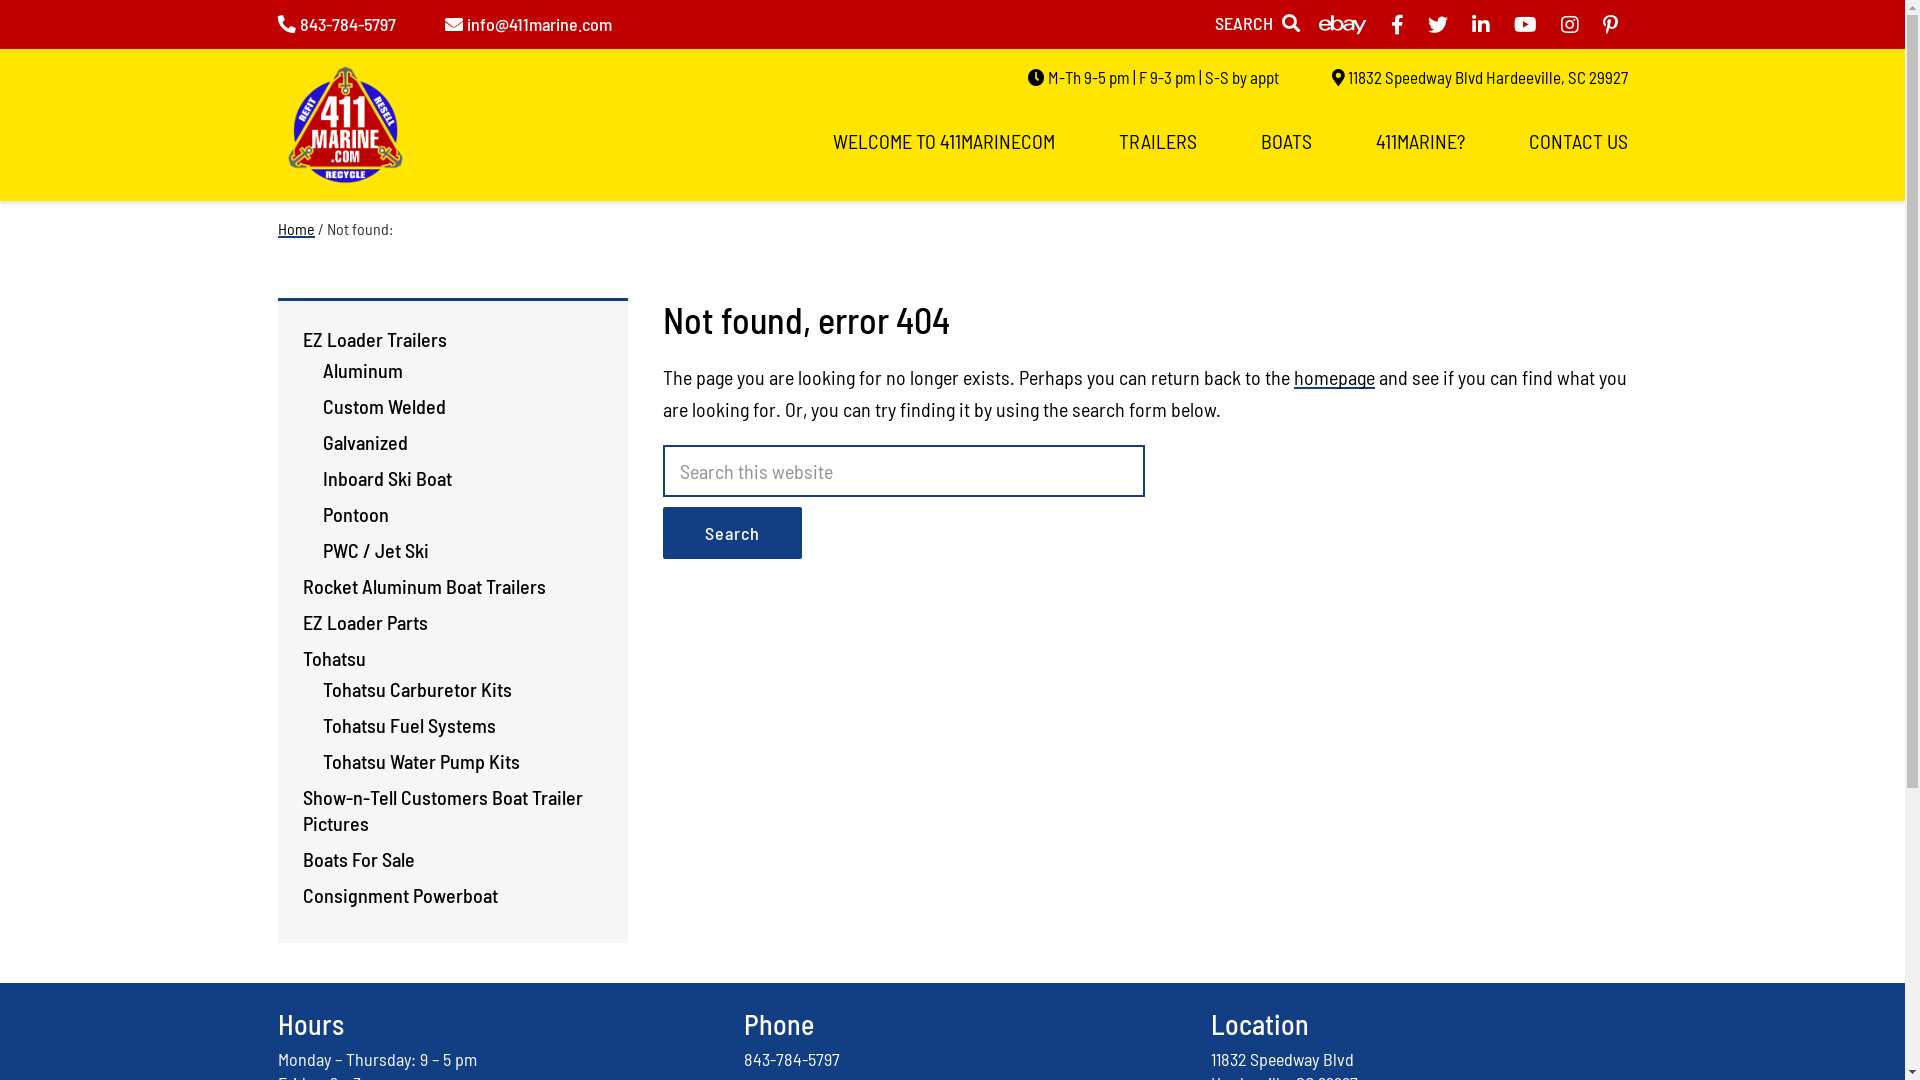  Describe the element at coordinates (358, 858) in the screenshot. I see `'Boats For Sale'` at that location.